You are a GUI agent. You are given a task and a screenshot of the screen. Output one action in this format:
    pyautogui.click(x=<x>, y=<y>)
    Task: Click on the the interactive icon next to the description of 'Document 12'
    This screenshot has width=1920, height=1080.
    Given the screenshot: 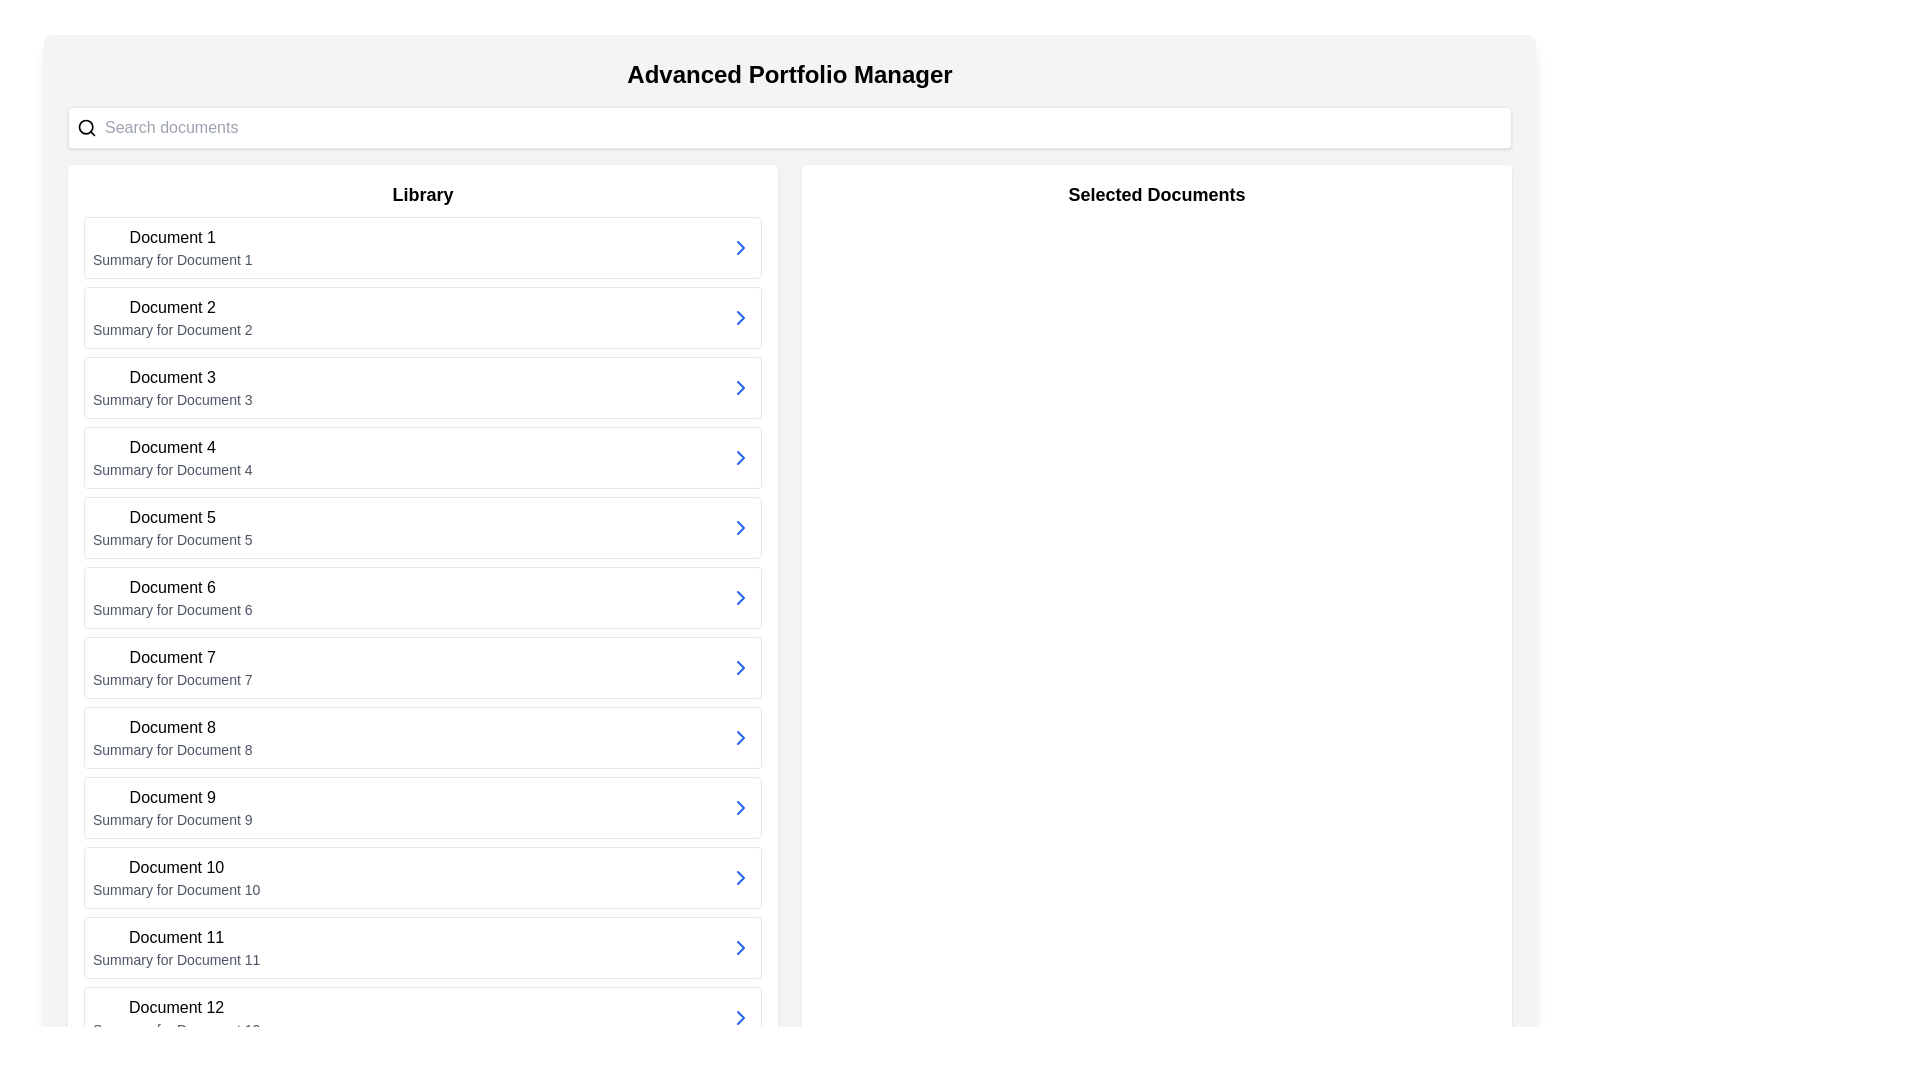 What is the action you would take?
    pyautogui.click(x=739, y=877)
    